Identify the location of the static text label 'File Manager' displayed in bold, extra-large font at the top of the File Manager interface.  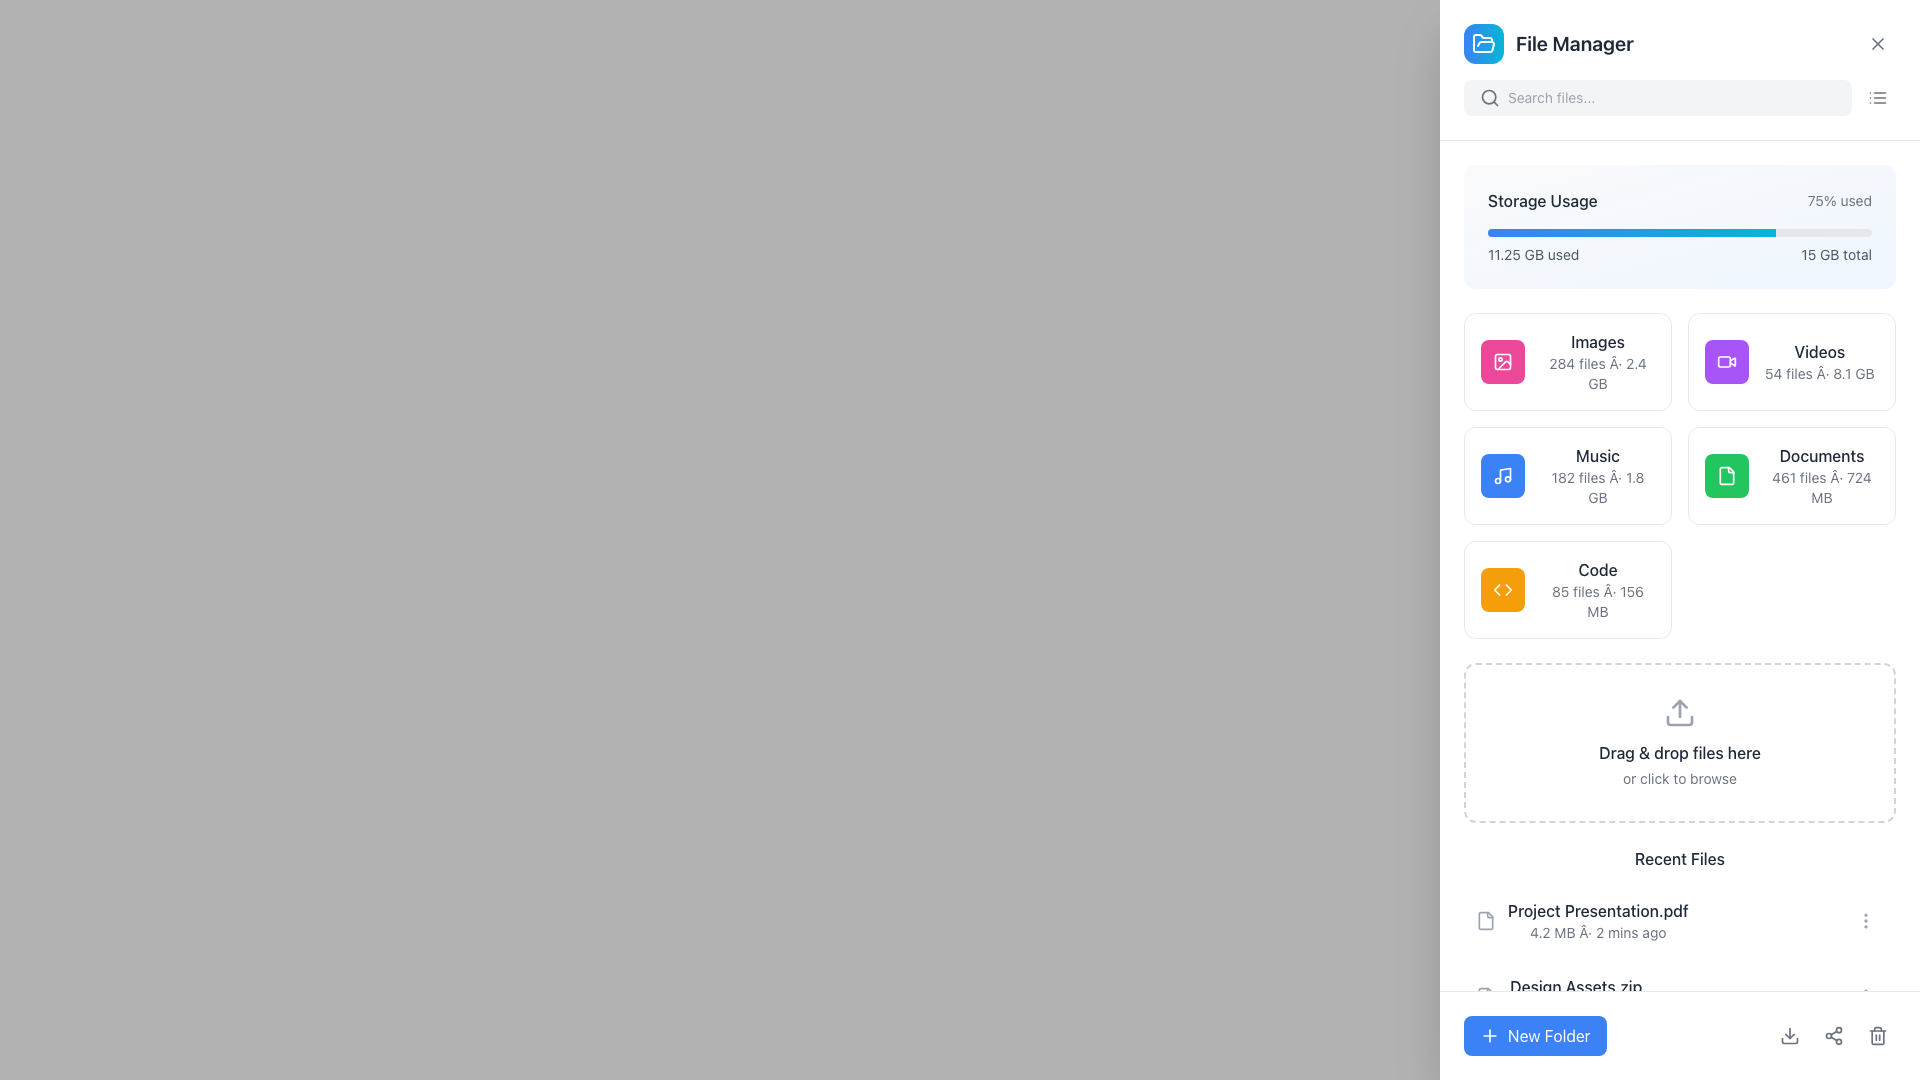
(1573, 43).